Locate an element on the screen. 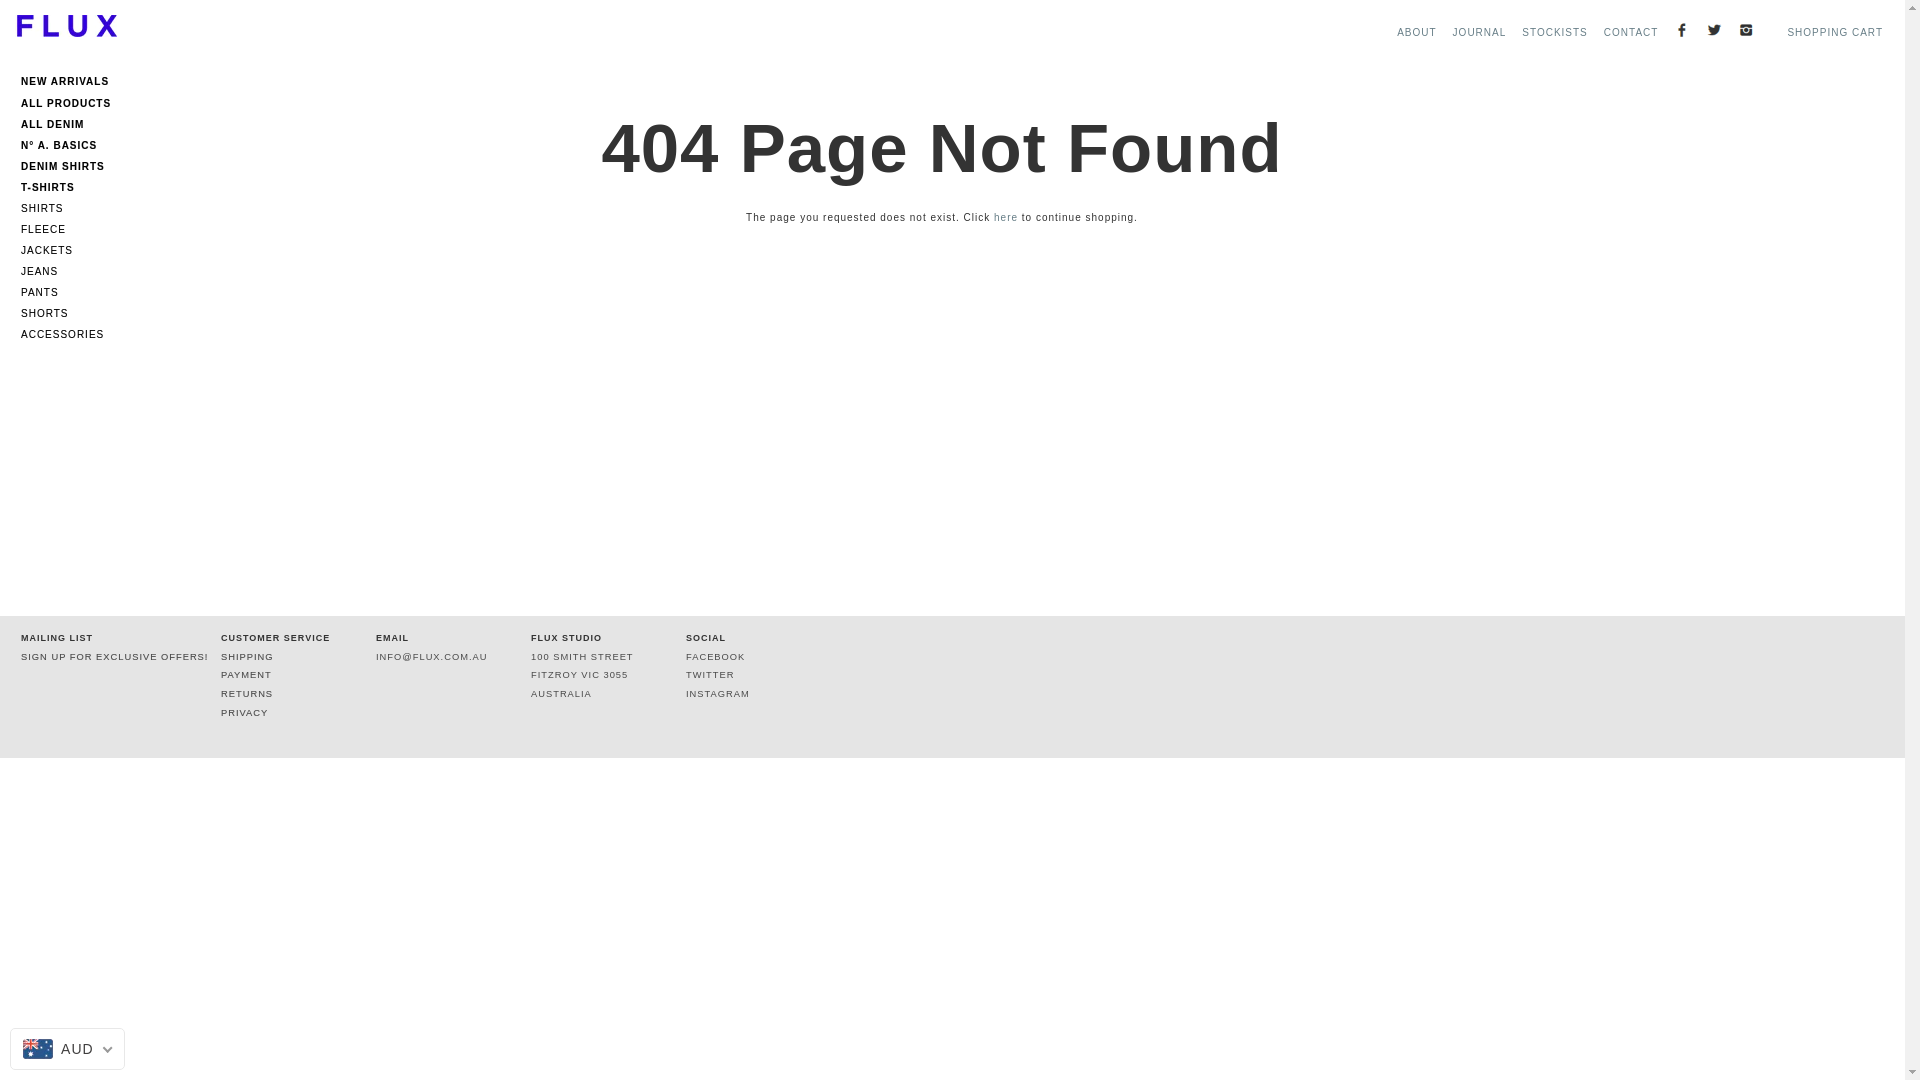  'JOURNAL' is located at coordinates (1479, 32).